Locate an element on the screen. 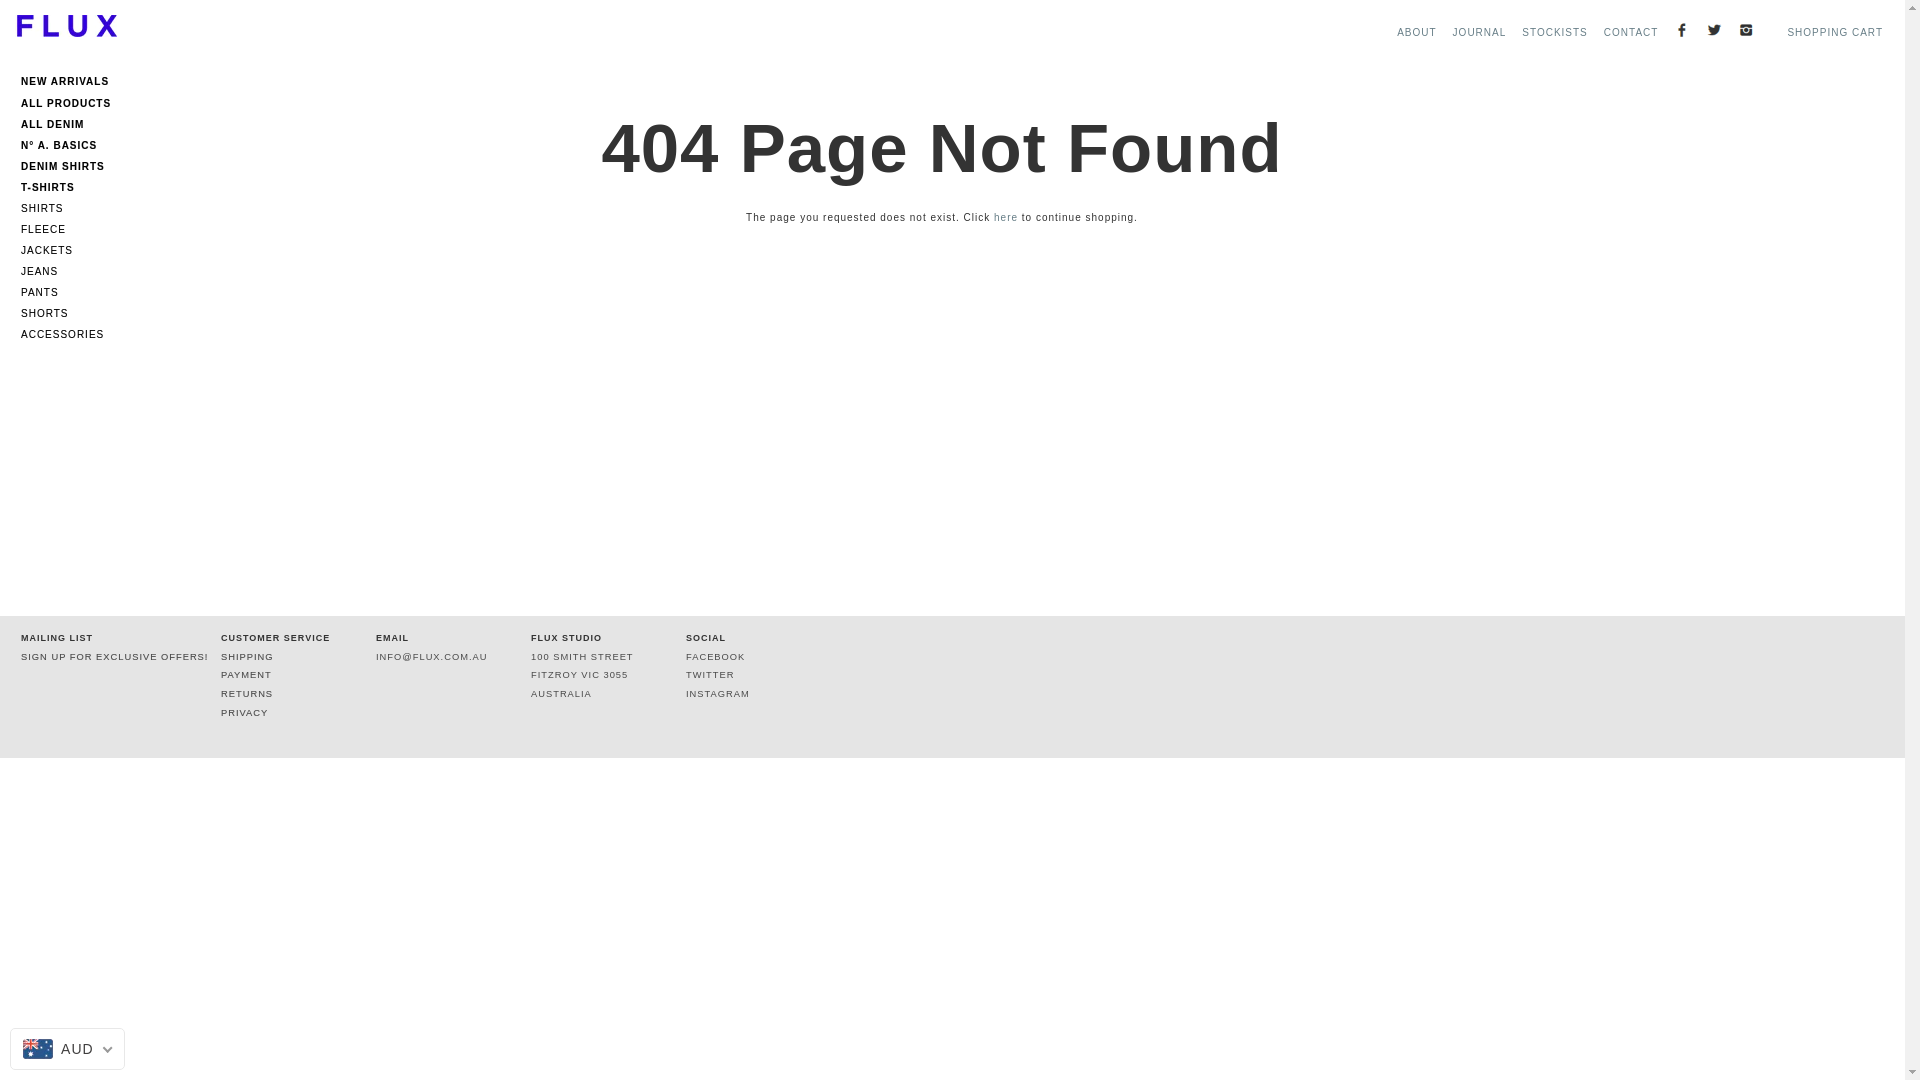  'JOURNAL' is located at coordinates (1479, 32).